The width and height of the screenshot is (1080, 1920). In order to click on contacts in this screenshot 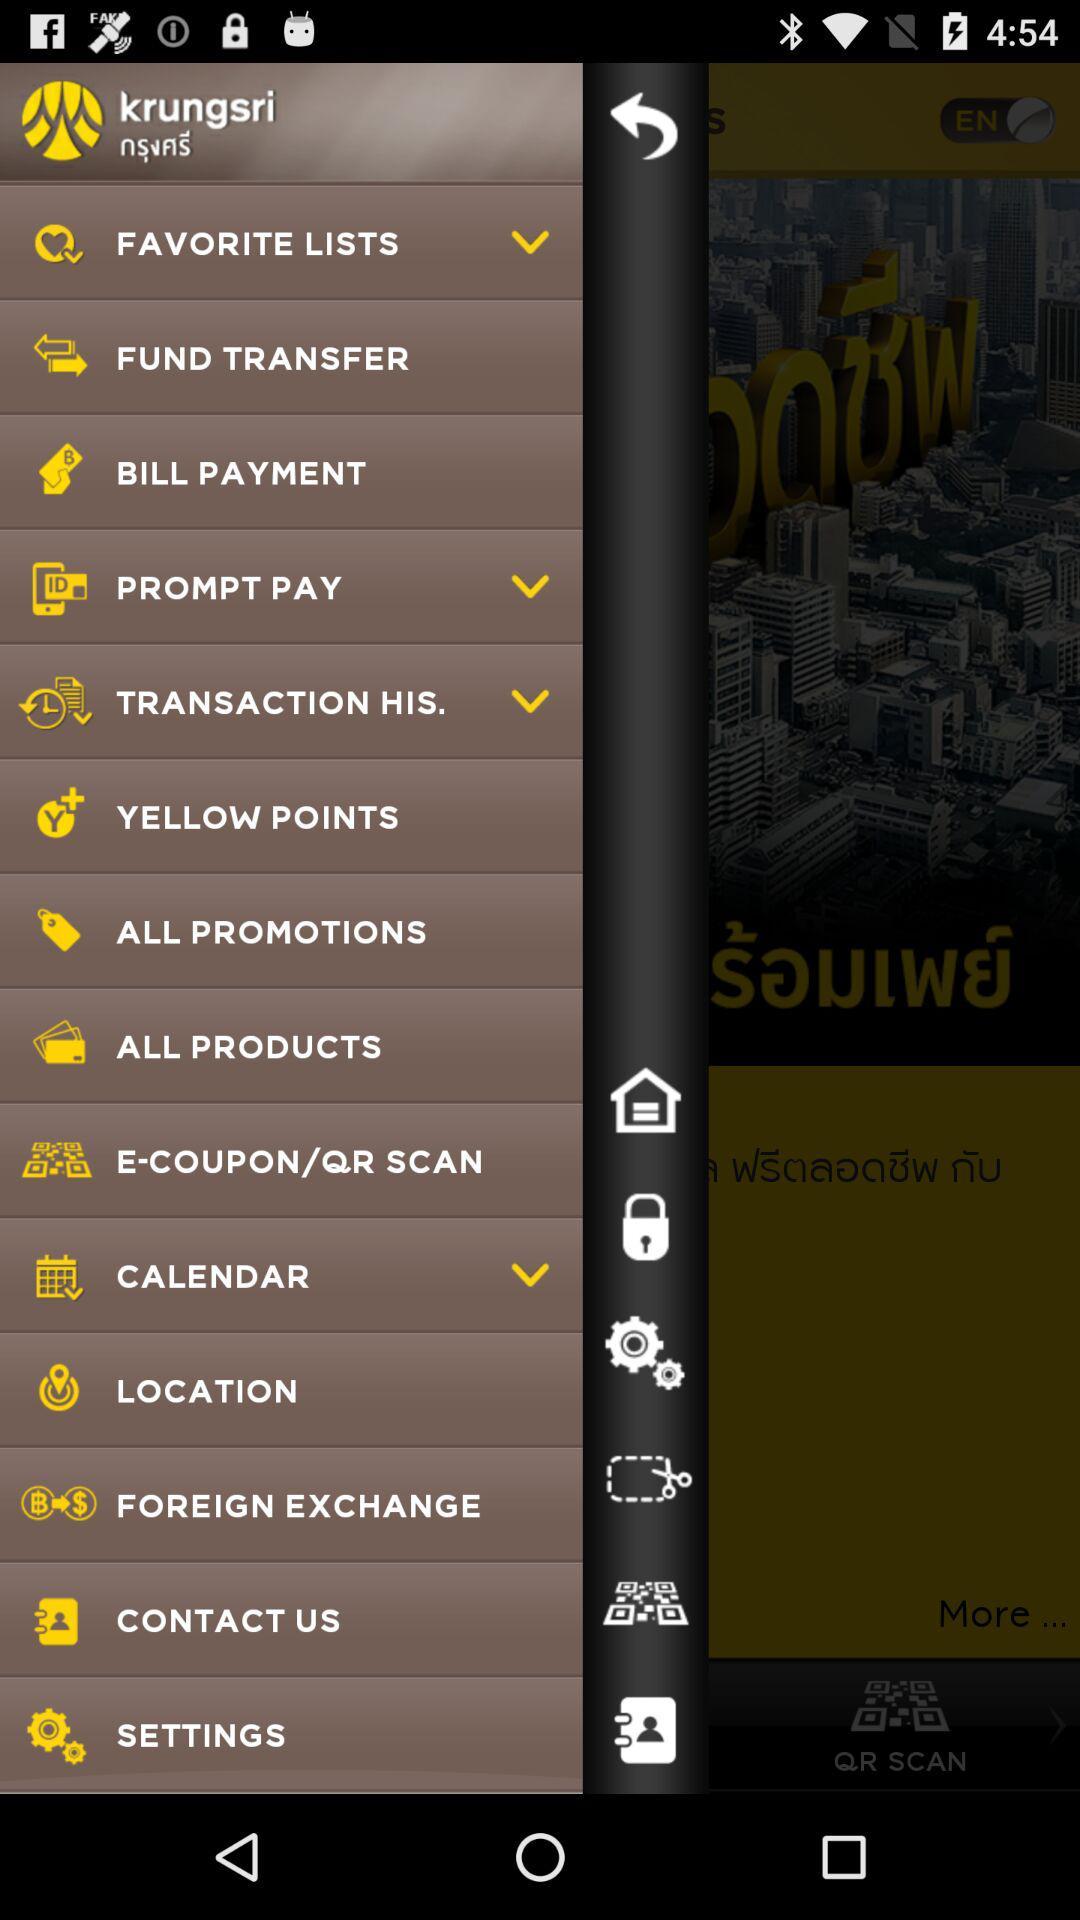, I will do `click(645, 1730)`.